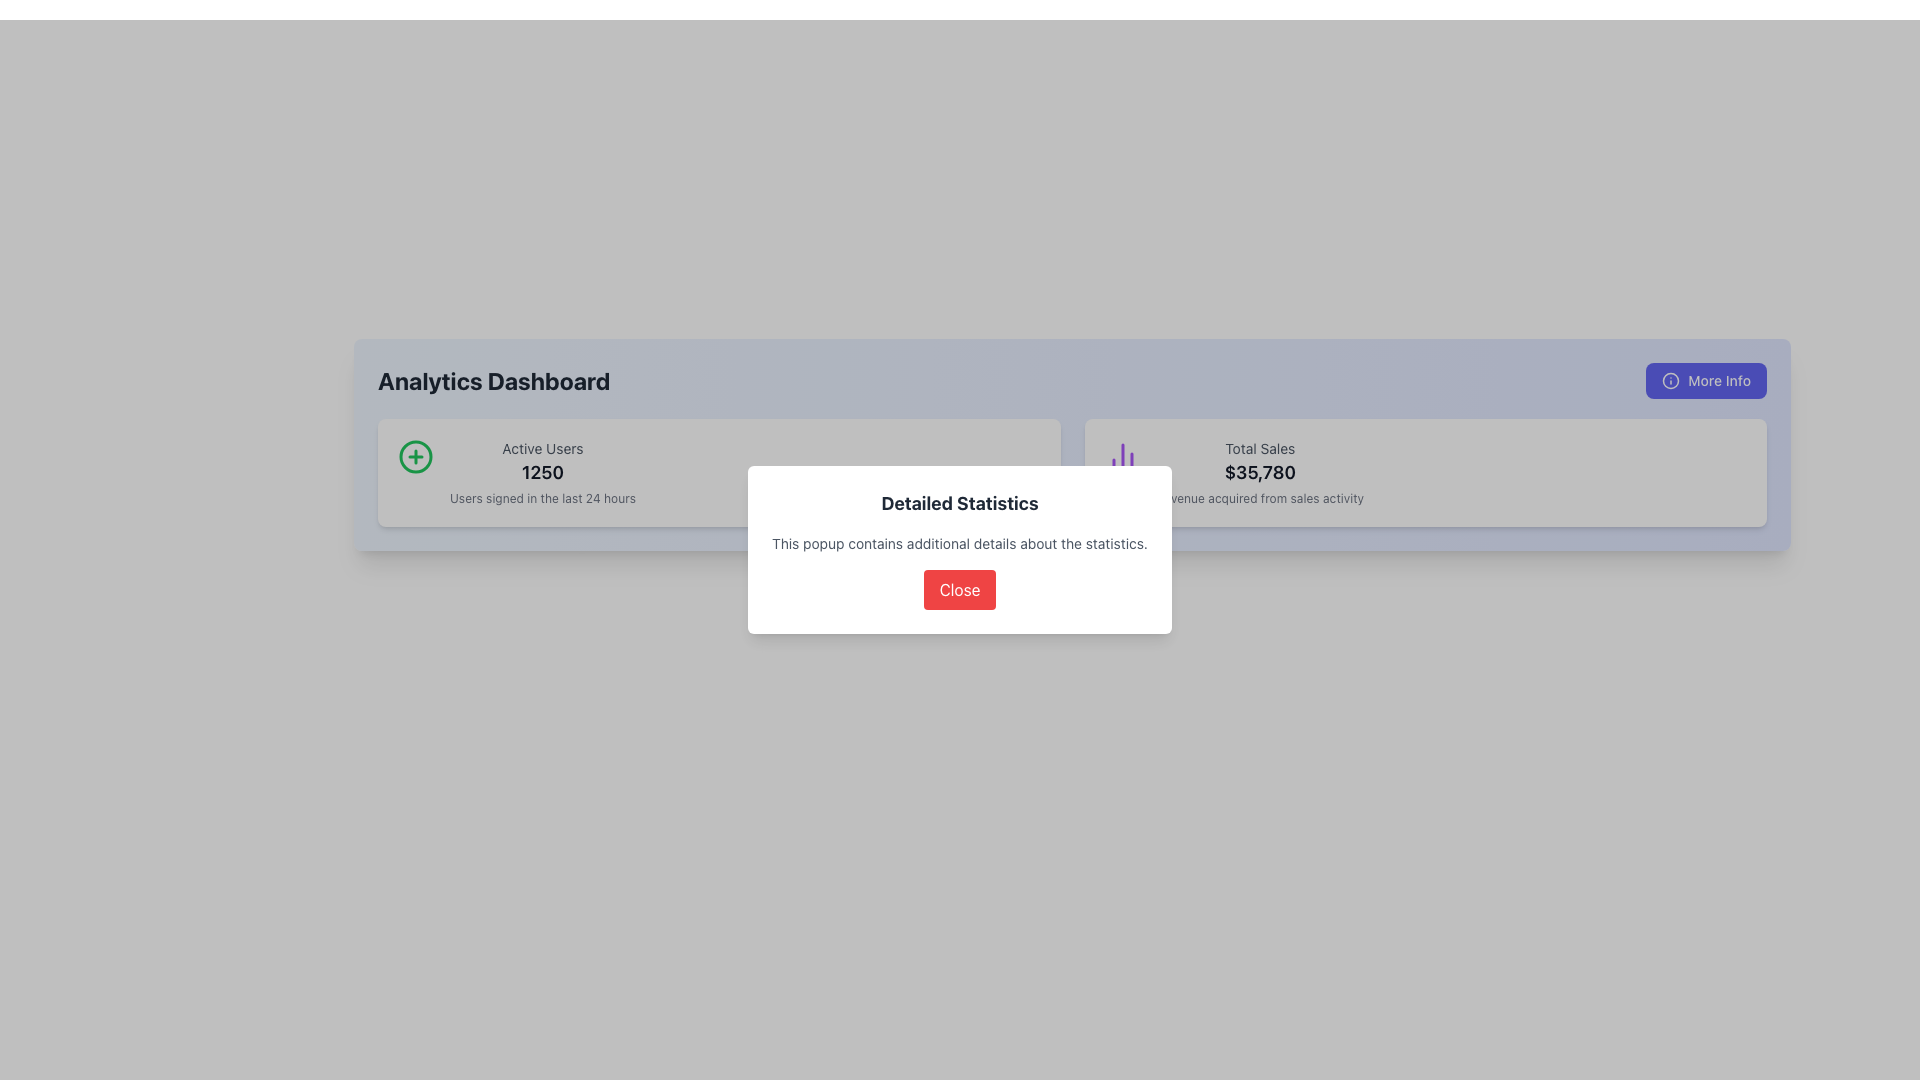  What do you see at coordinates (960, 589) in the screenshot?
I see `the close button located at the bottom of the 'Detailed Statistics' popup` at bounding box center [960, 589].